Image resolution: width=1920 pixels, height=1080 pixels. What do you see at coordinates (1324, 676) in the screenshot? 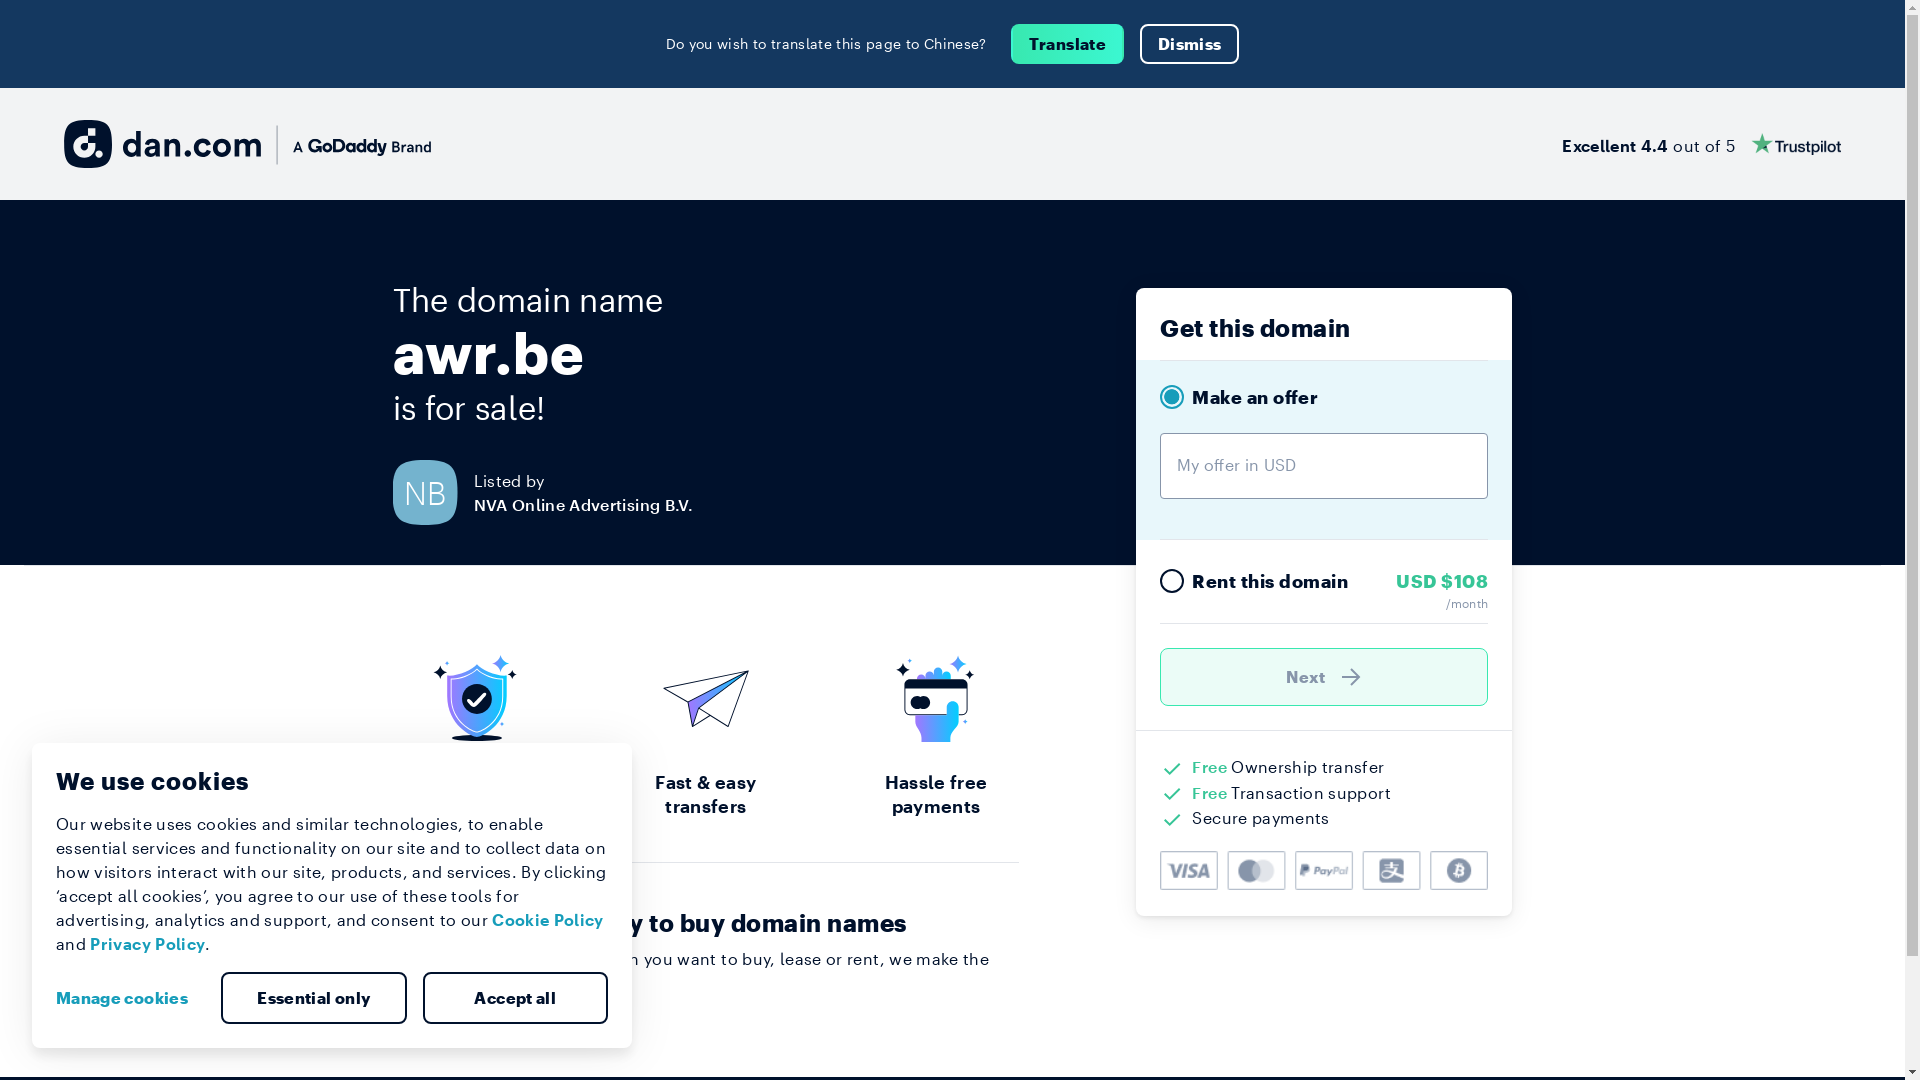
I see `'Next` at bounding box center [1324, 676].